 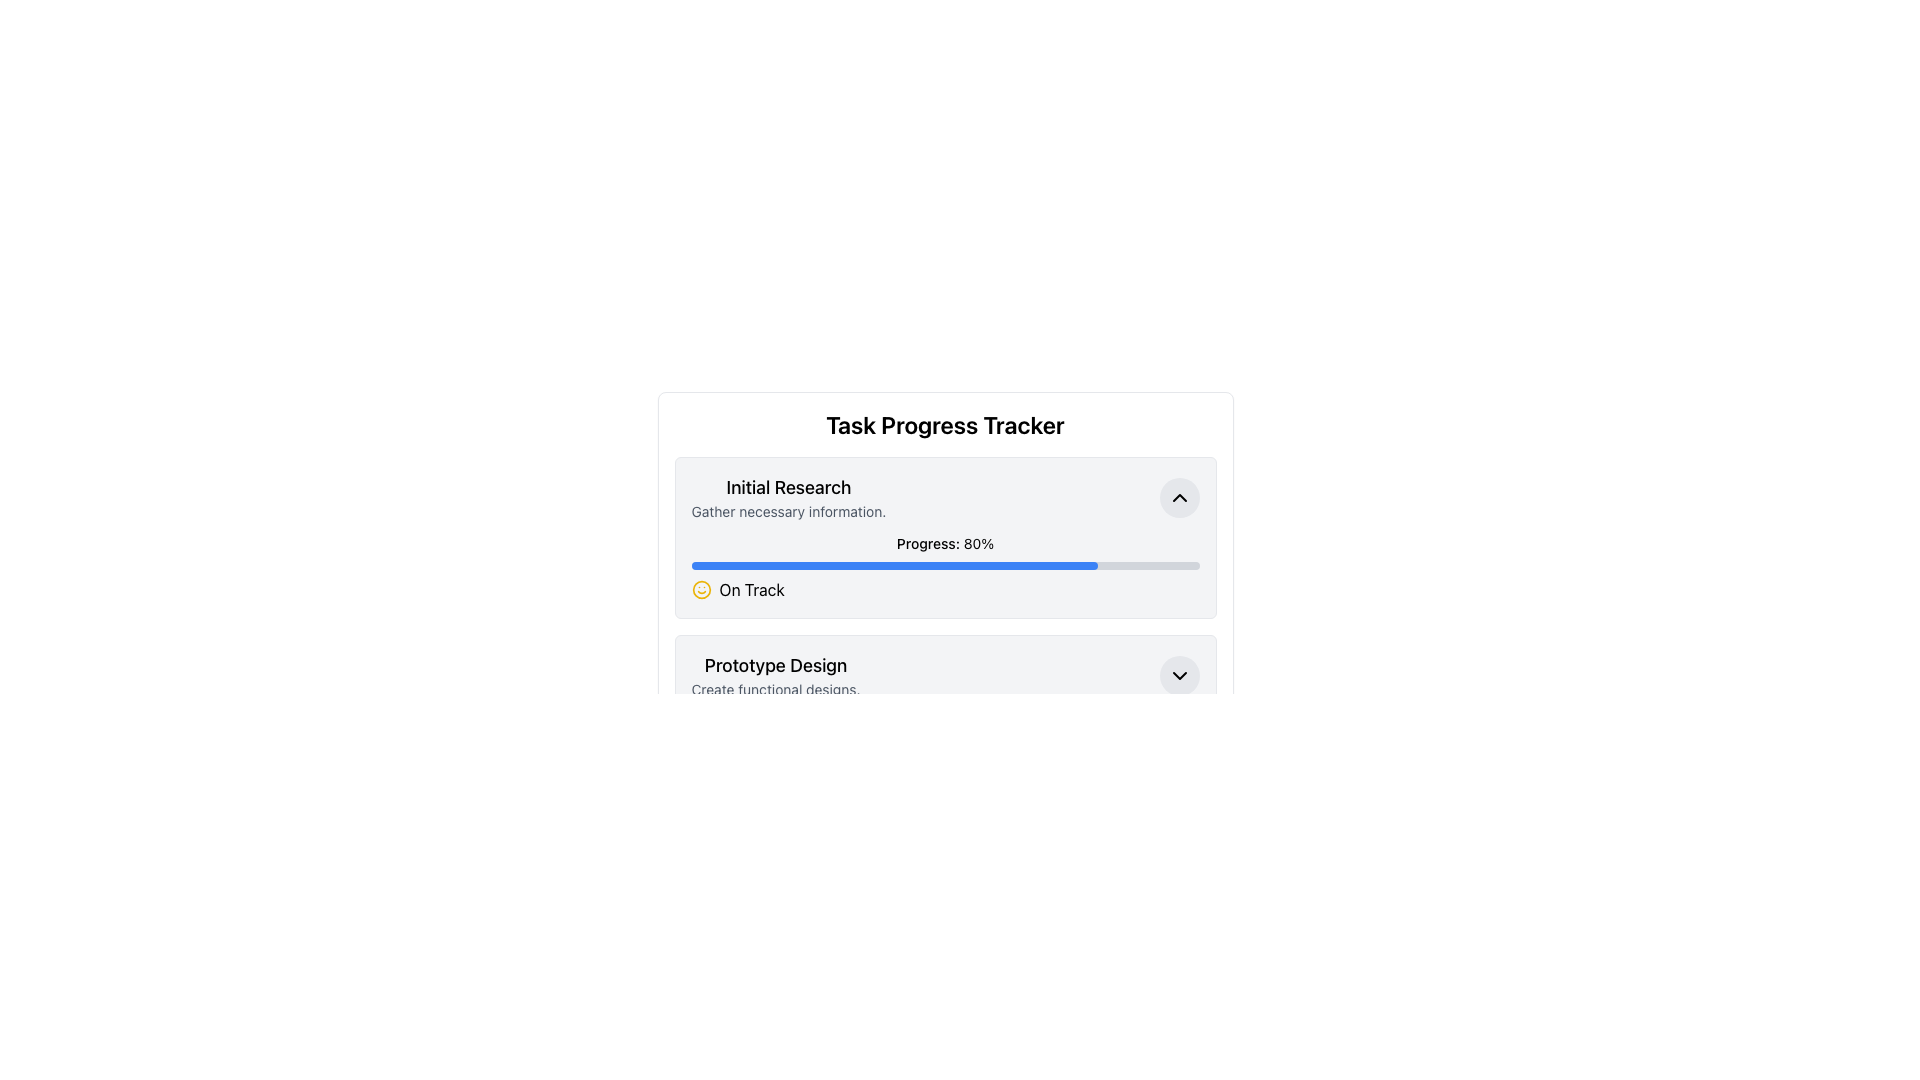 I want to click on the interactive toggle icon, so click(x=1179, y=675).